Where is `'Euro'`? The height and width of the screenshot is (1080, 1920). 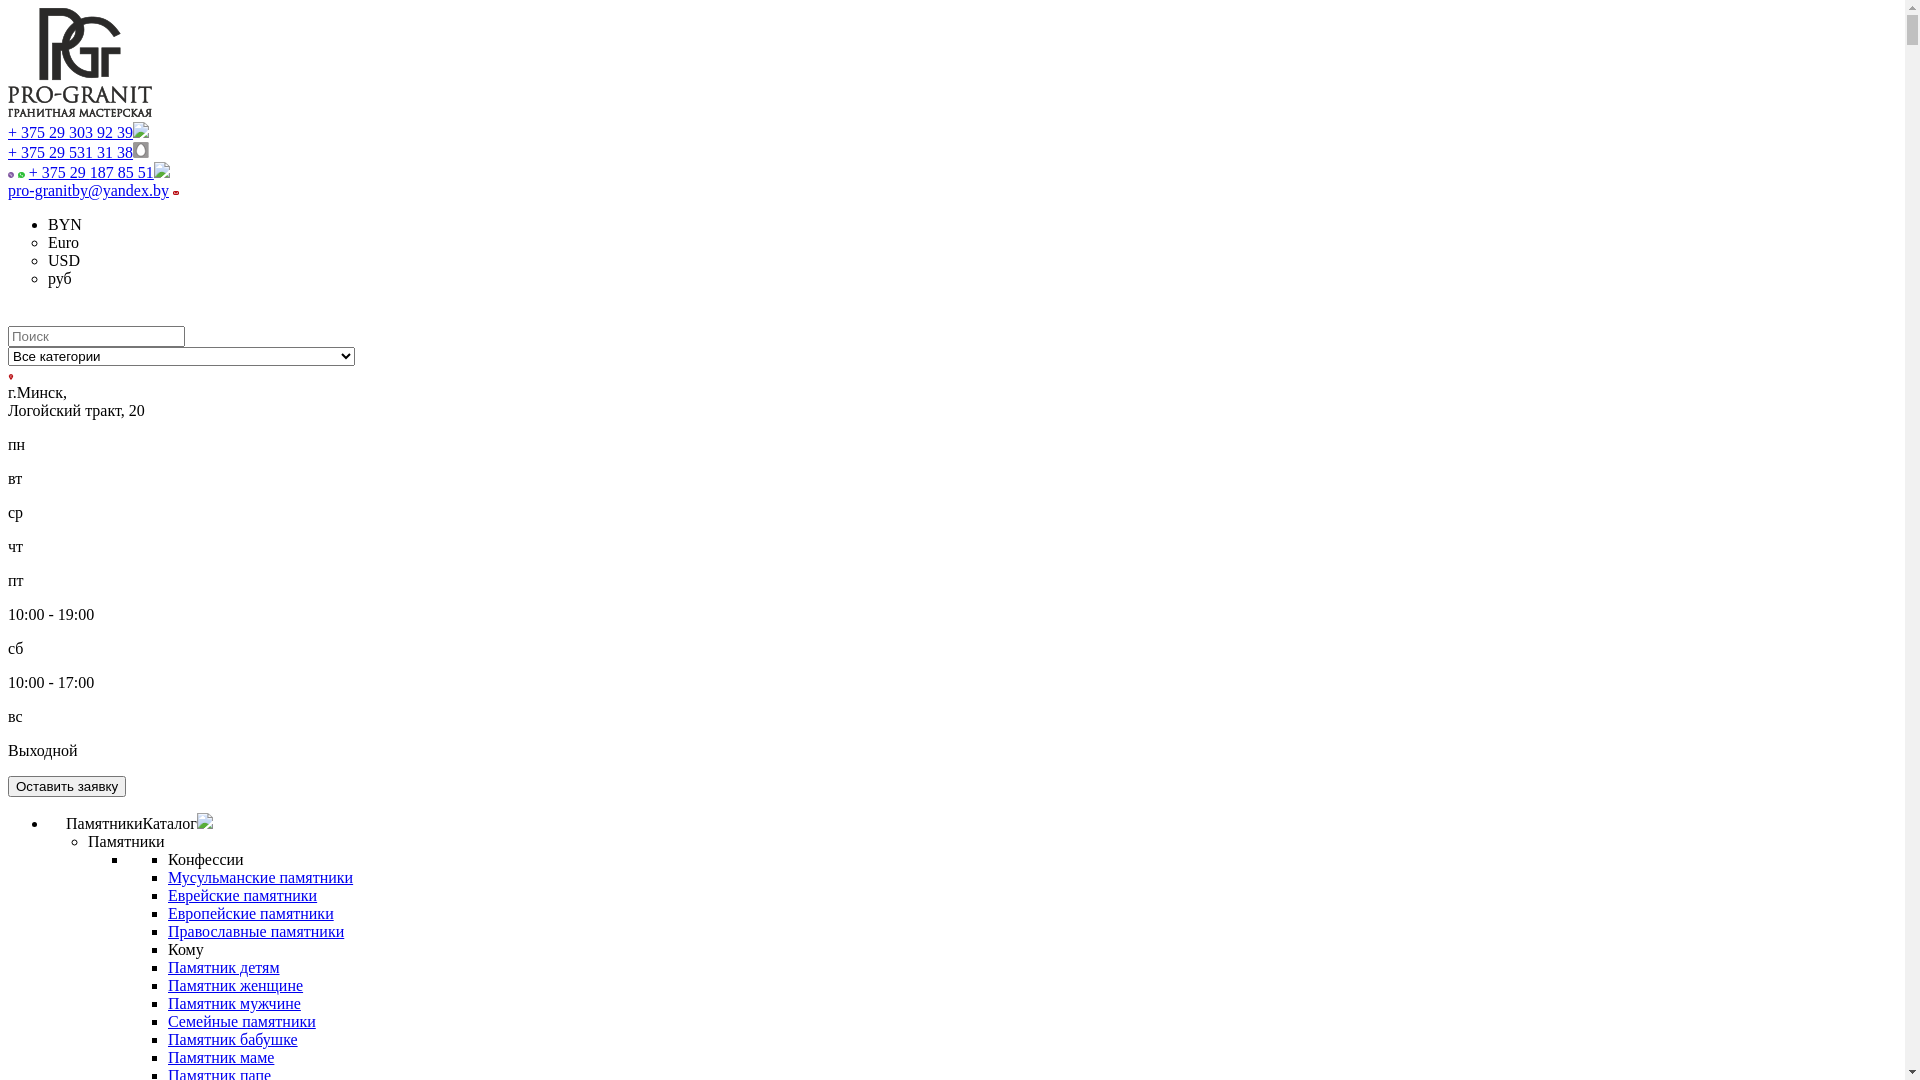 'Euro' is located at coordinates (63, 241).